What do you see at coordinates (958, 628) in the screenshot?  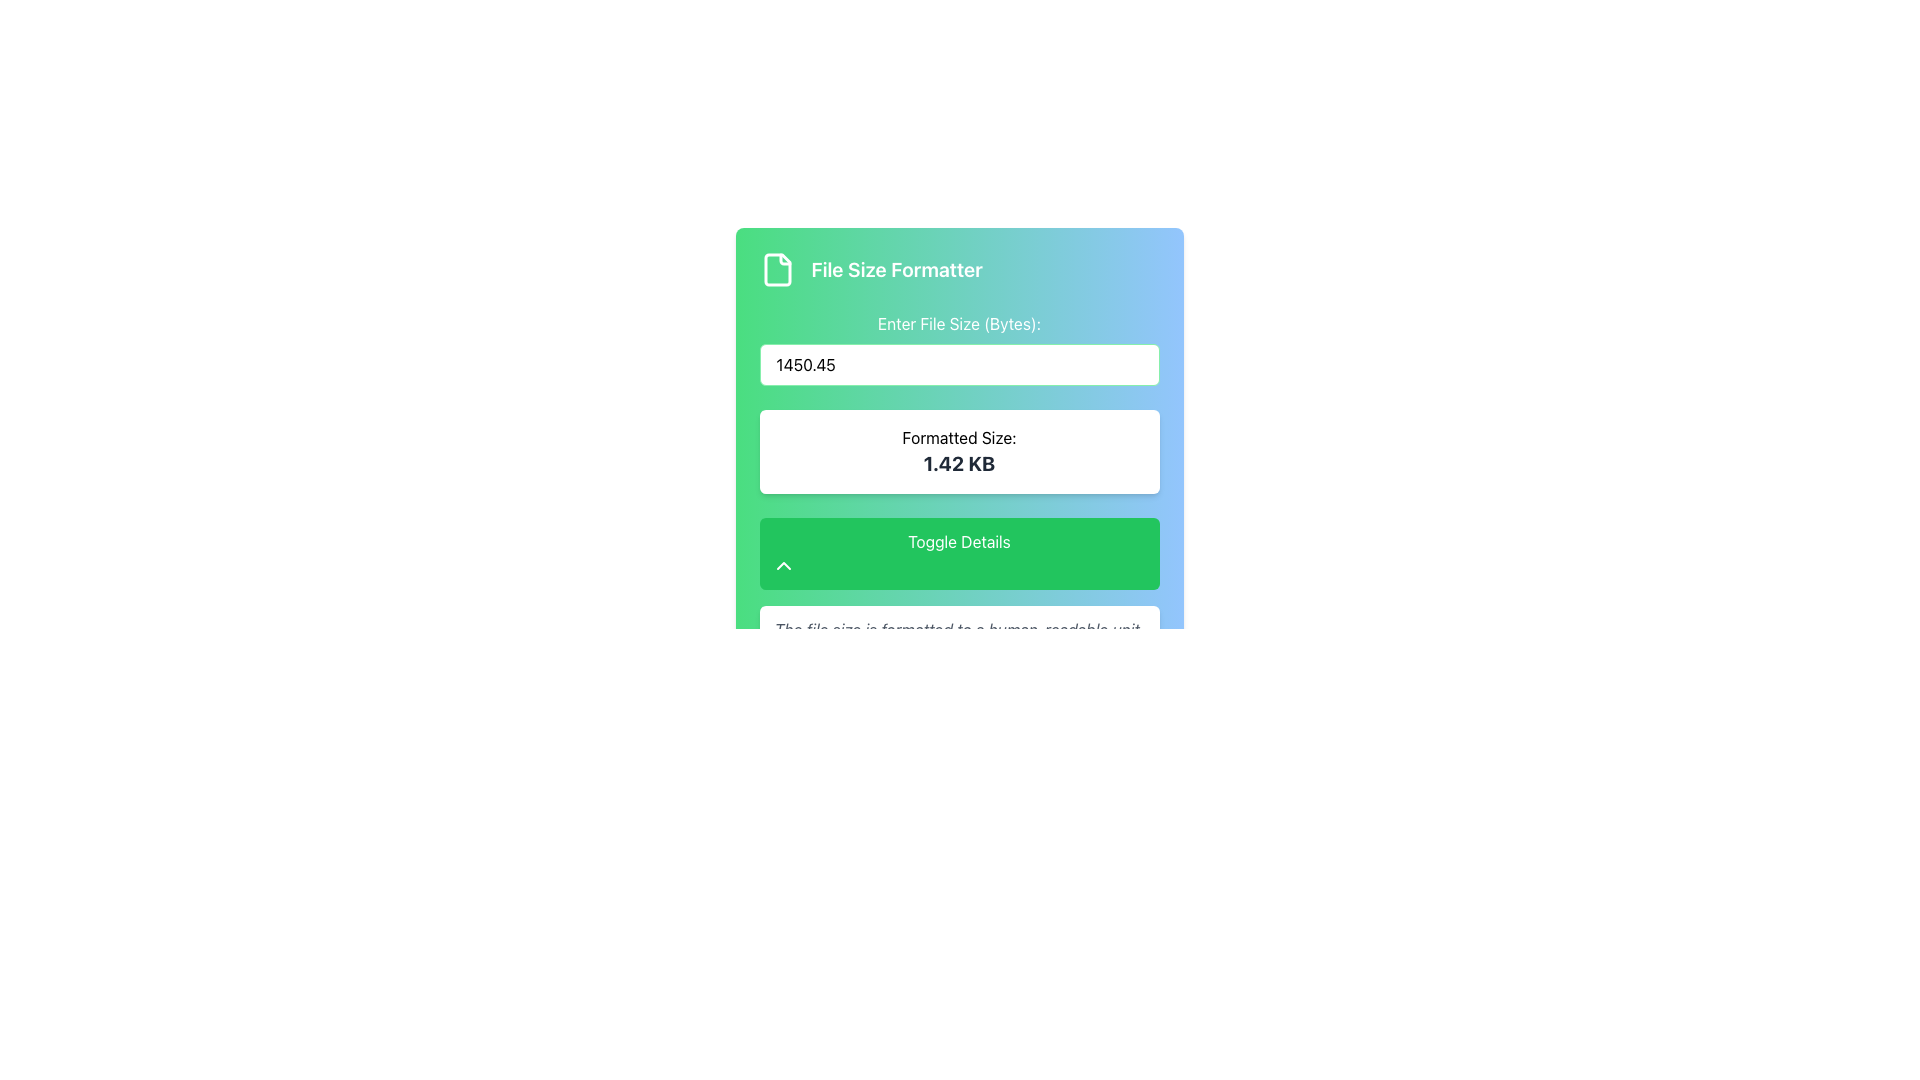 I see `italicized text block that states 'The file size is formatted to a human-readable unit.' located at the bottom of the card component beneath the 'Toggle Details' button` at bounding box center [958, 628].